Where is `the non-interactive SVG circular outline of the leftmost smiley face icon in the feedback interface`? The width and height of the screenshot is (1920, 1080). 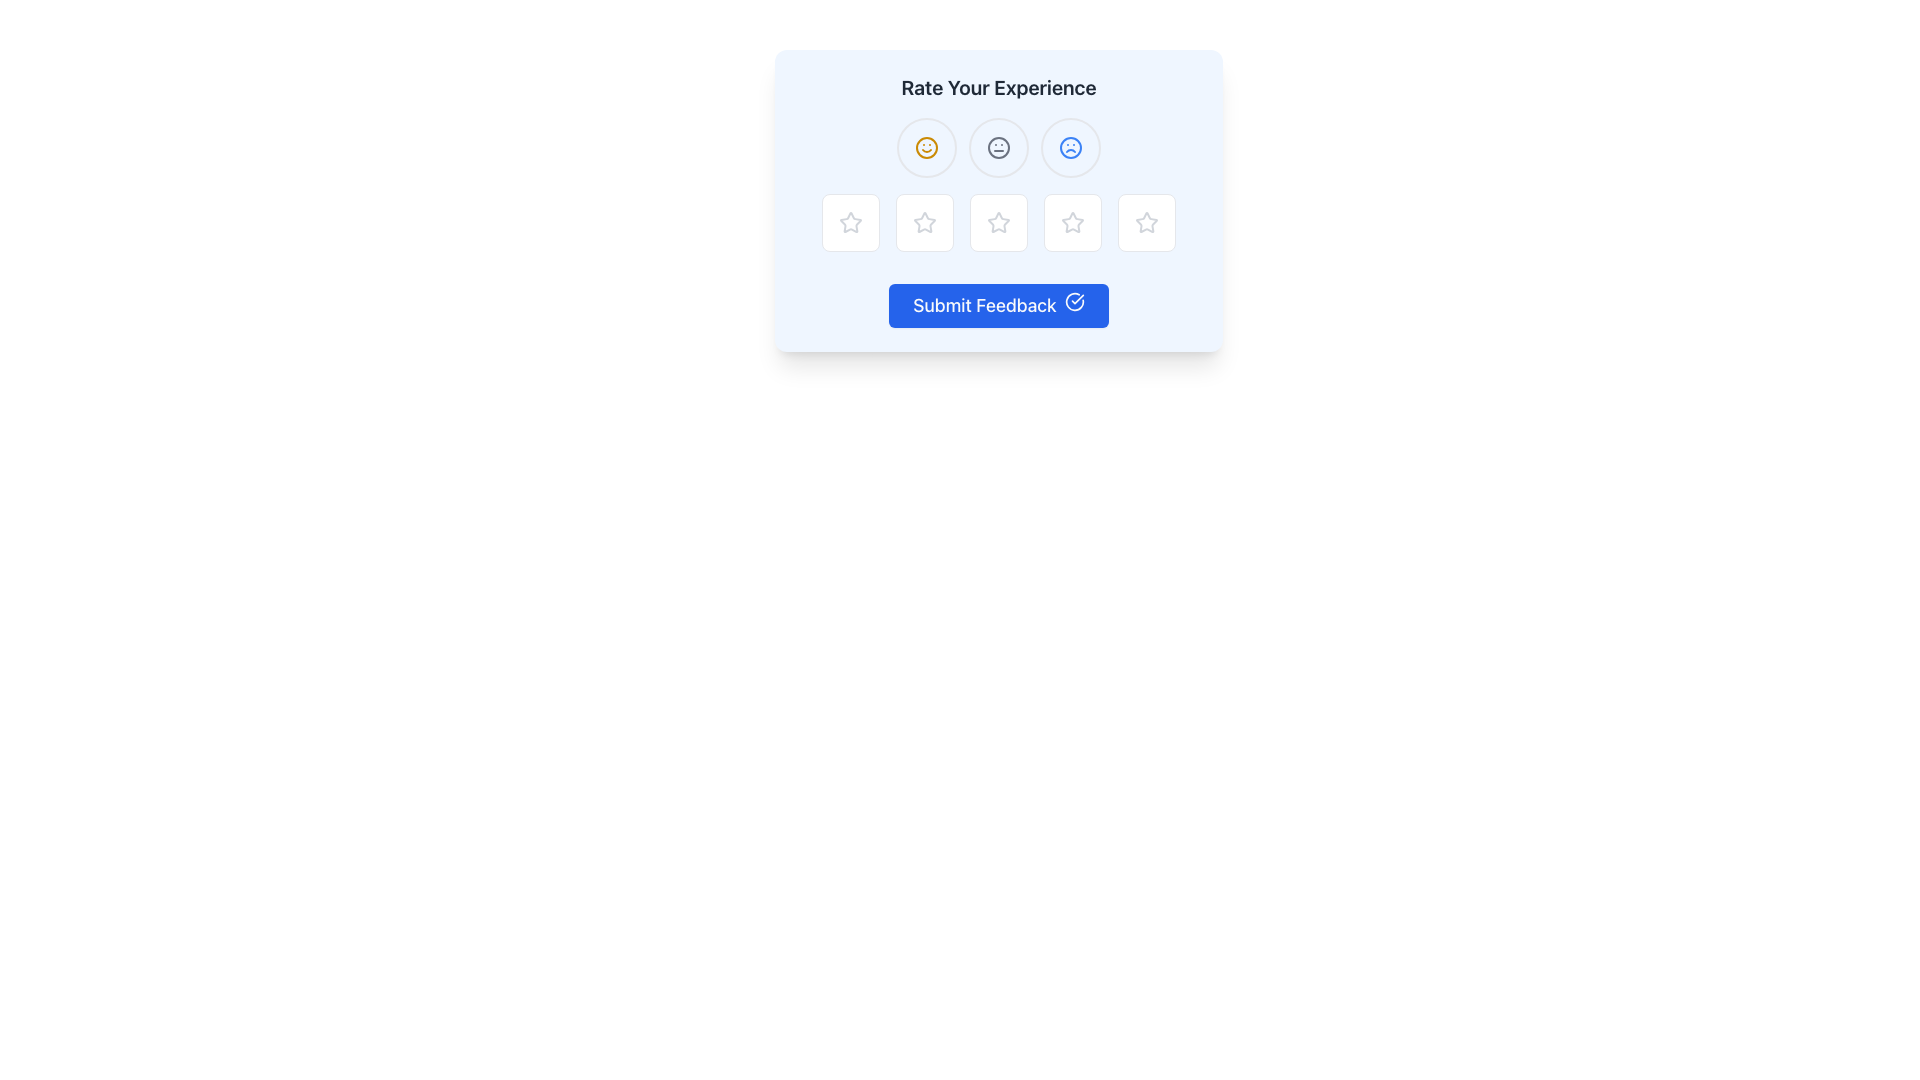 the non-interactive SVG circular outline of the leftmost smiley face icon in the feedback interface is located at coordinates (925, 146).